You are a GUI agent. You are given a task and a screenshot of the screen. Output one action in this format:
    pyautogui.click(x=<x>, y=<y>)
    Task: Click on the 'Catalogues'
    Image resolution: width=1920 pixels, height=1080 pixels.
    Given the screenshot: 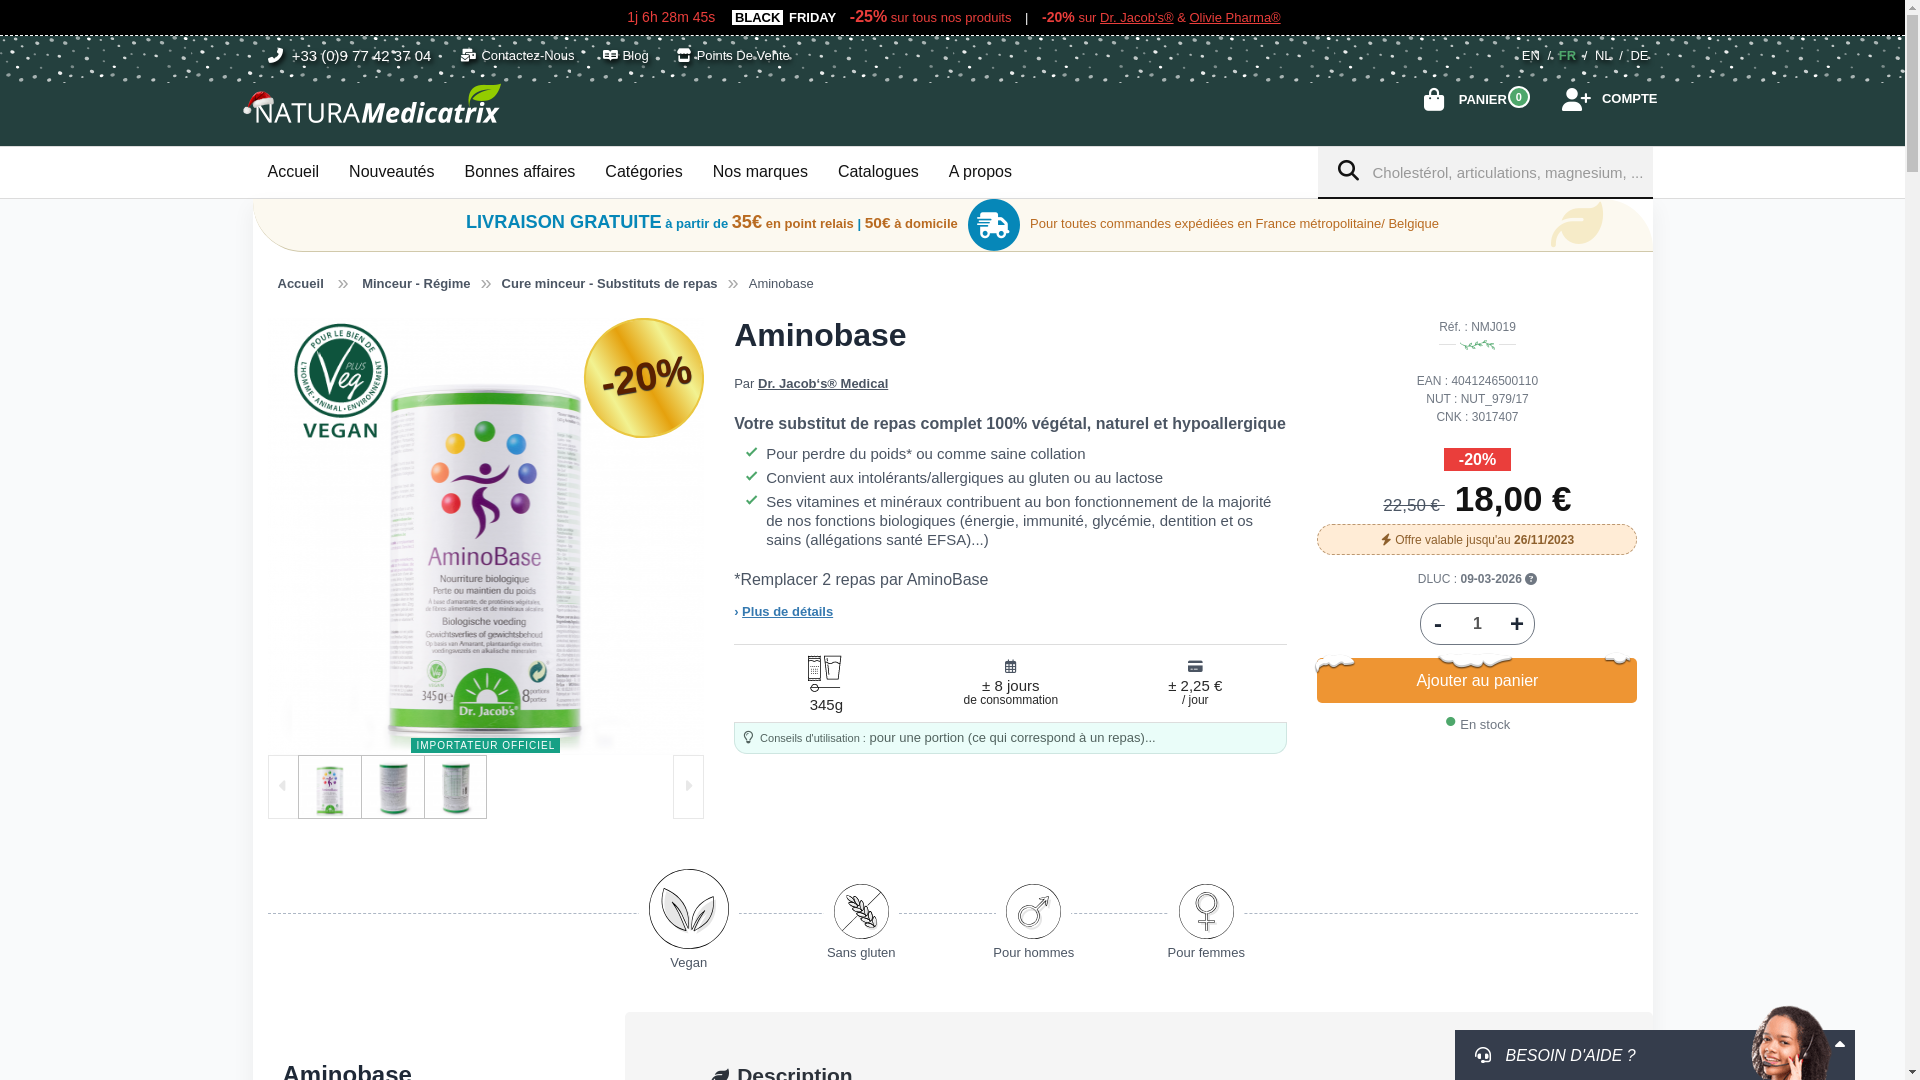 What is the action you would take?
    pyautogui.click(x=822, y=171)
    